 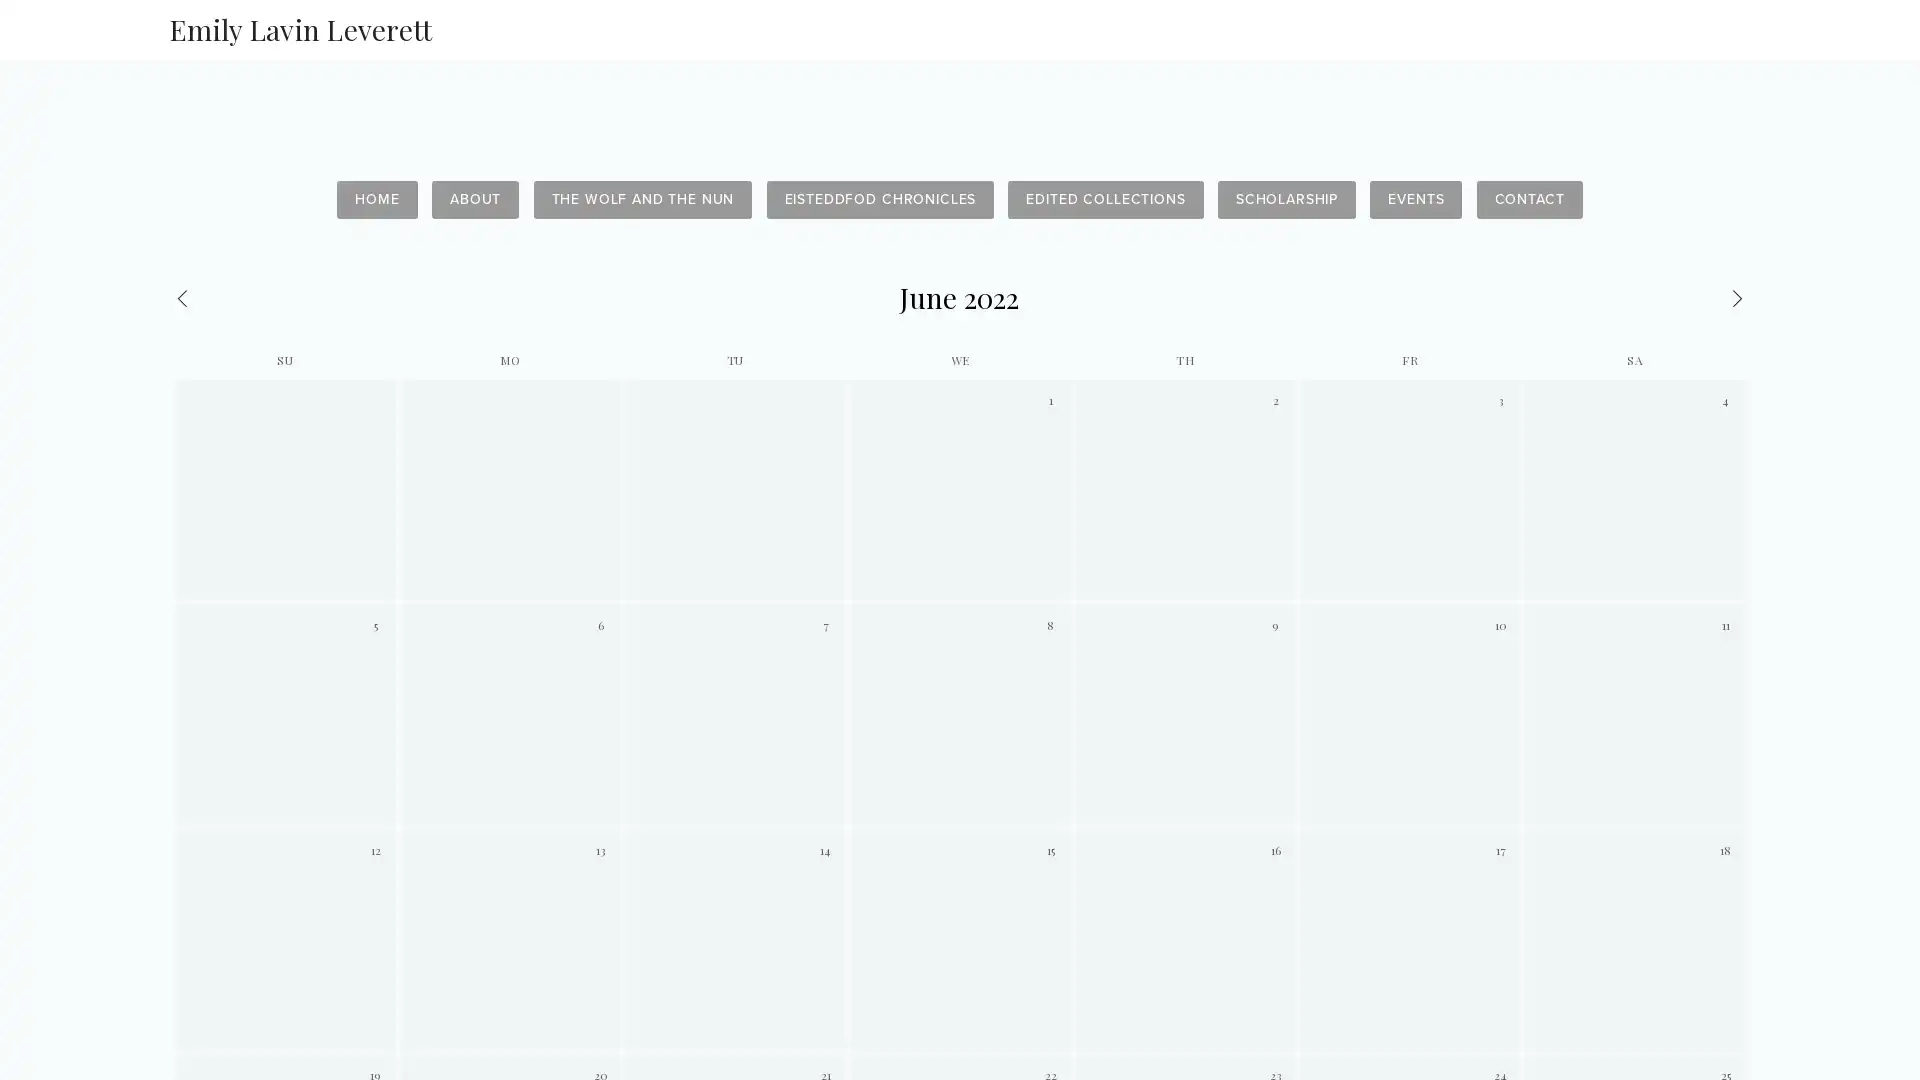 What do you see at coordinates (1638, 297) in the screenshot?
I see `Go to next month` at bounding box center [1638, 297].